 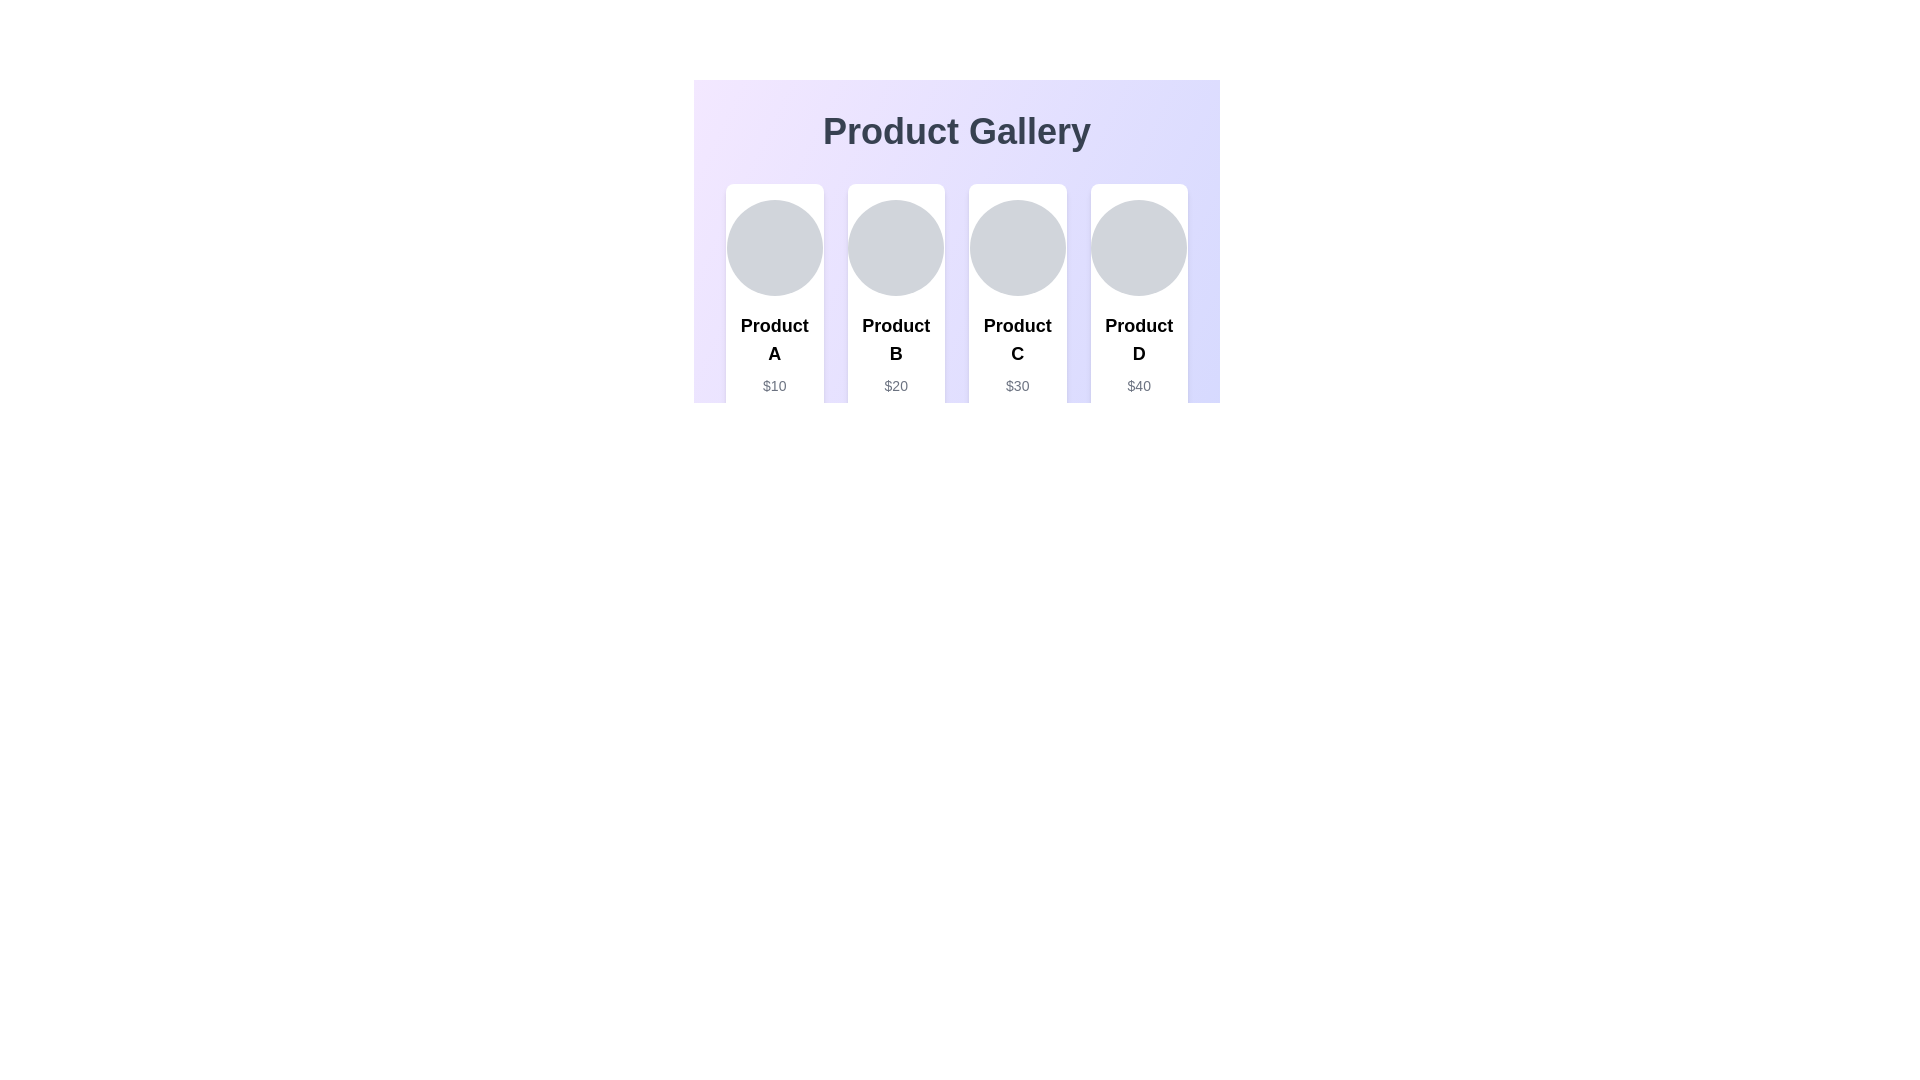 I want to click on visually on the text label displaying '$10' located below 'Product A' in the product card, so click(x=773, y=385).